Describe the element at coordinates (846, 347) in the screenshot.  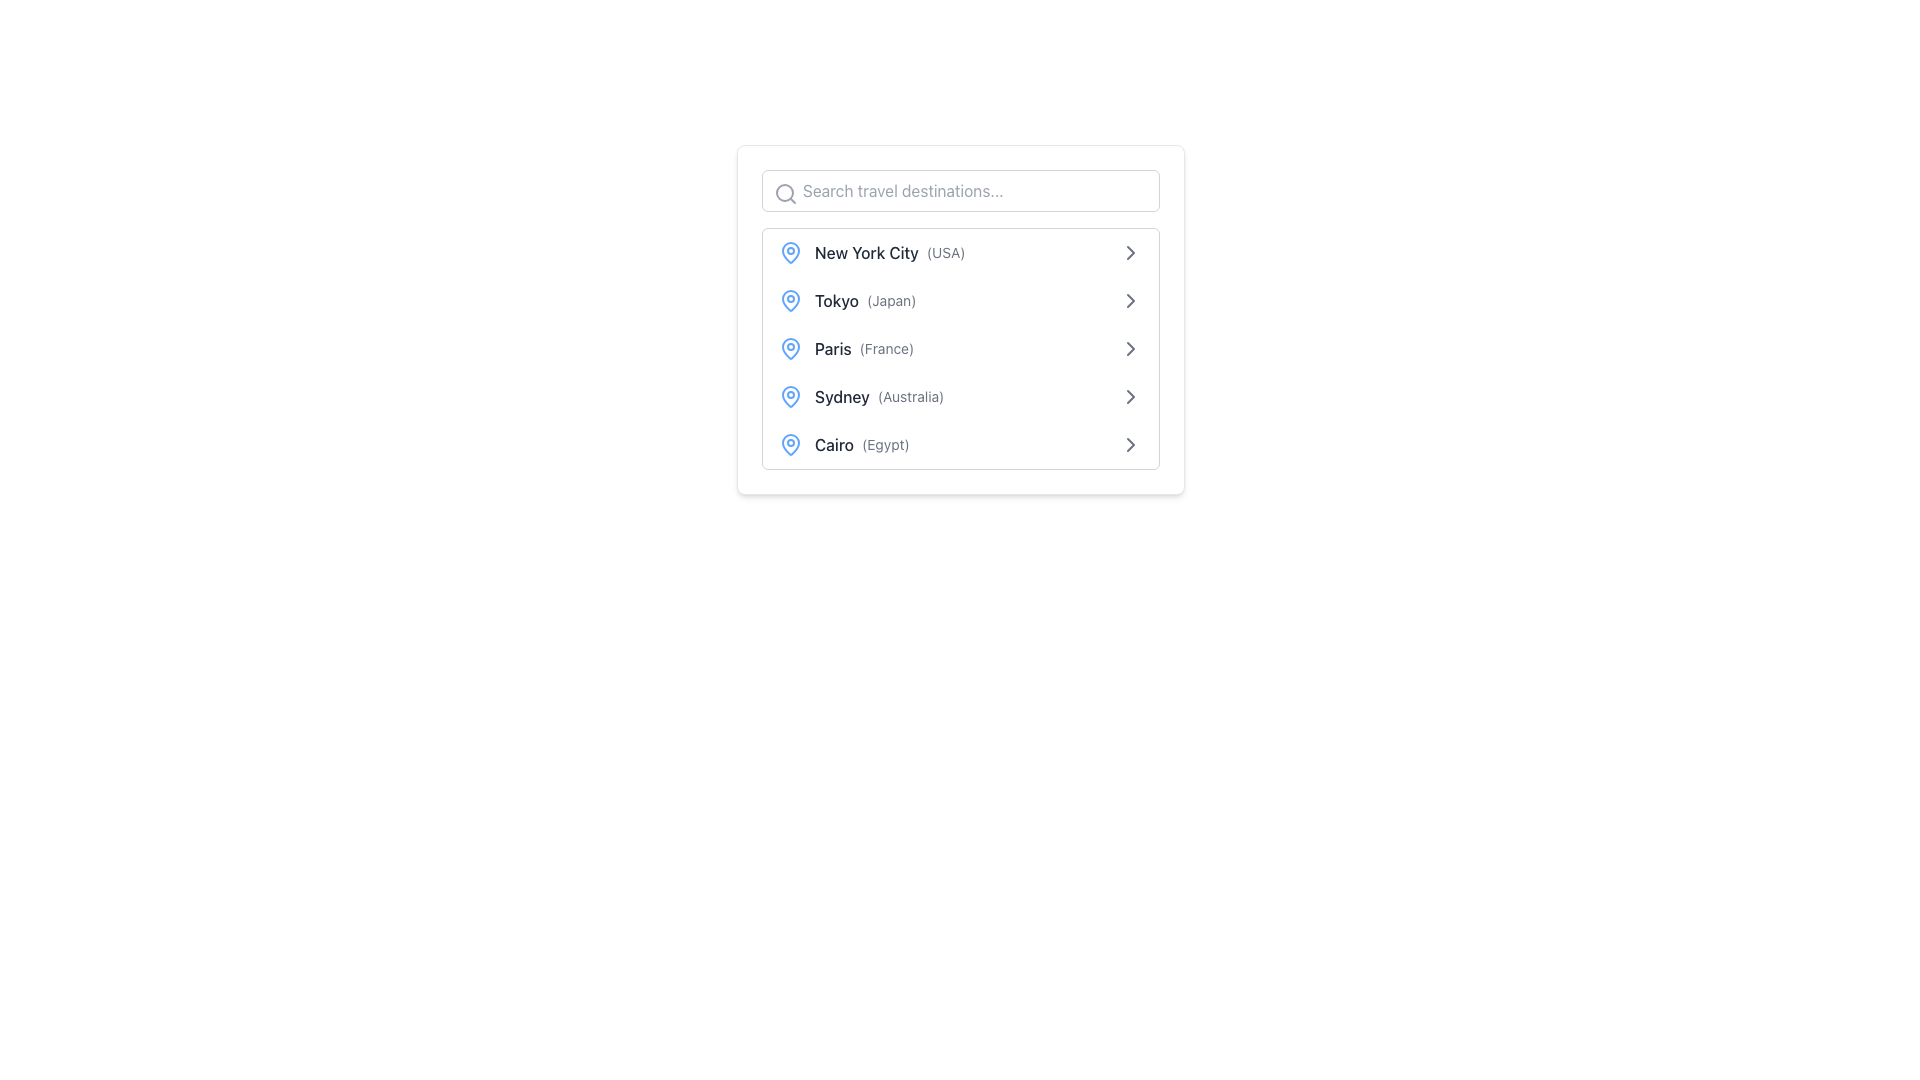
I see `the selectable destination option labeled 'Paris, France' in the travel-related interface` at that location.